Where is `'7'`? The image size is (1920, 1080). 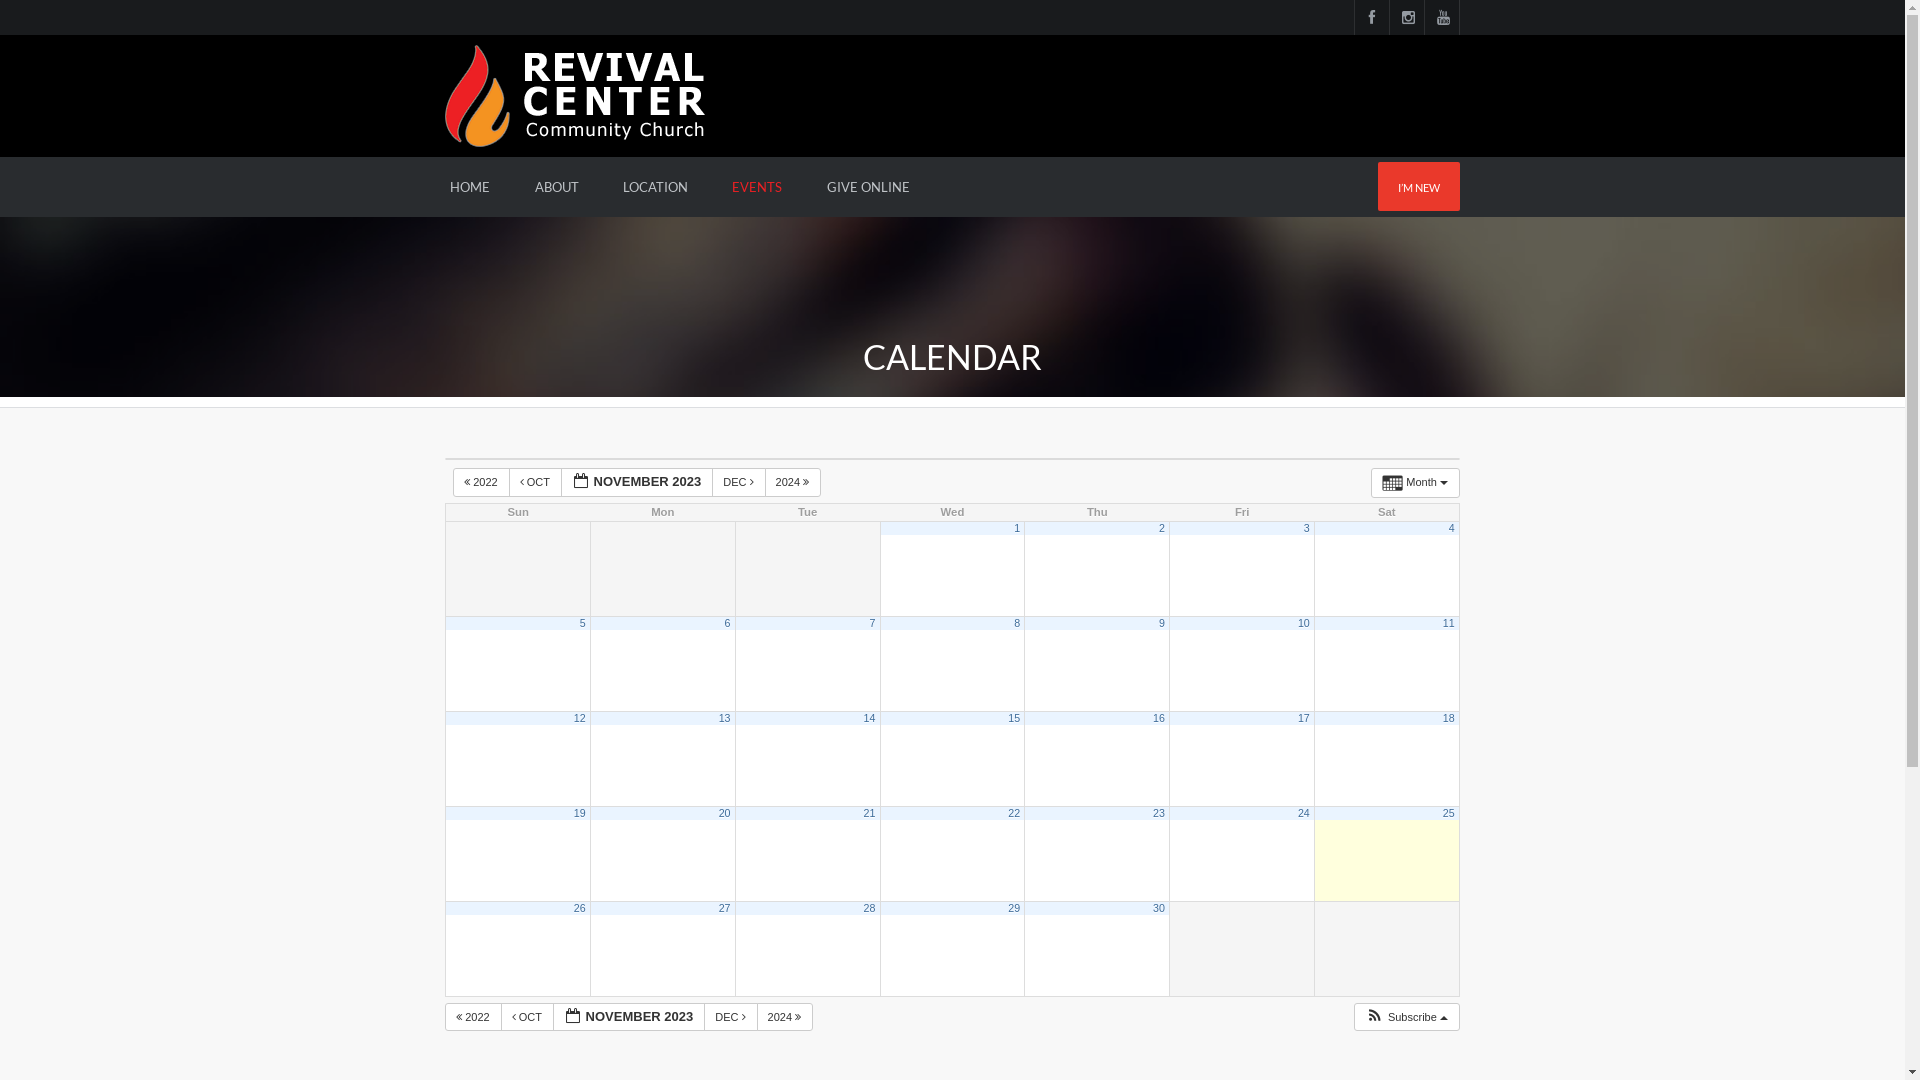
'7' is located at coordinates (872, 622).